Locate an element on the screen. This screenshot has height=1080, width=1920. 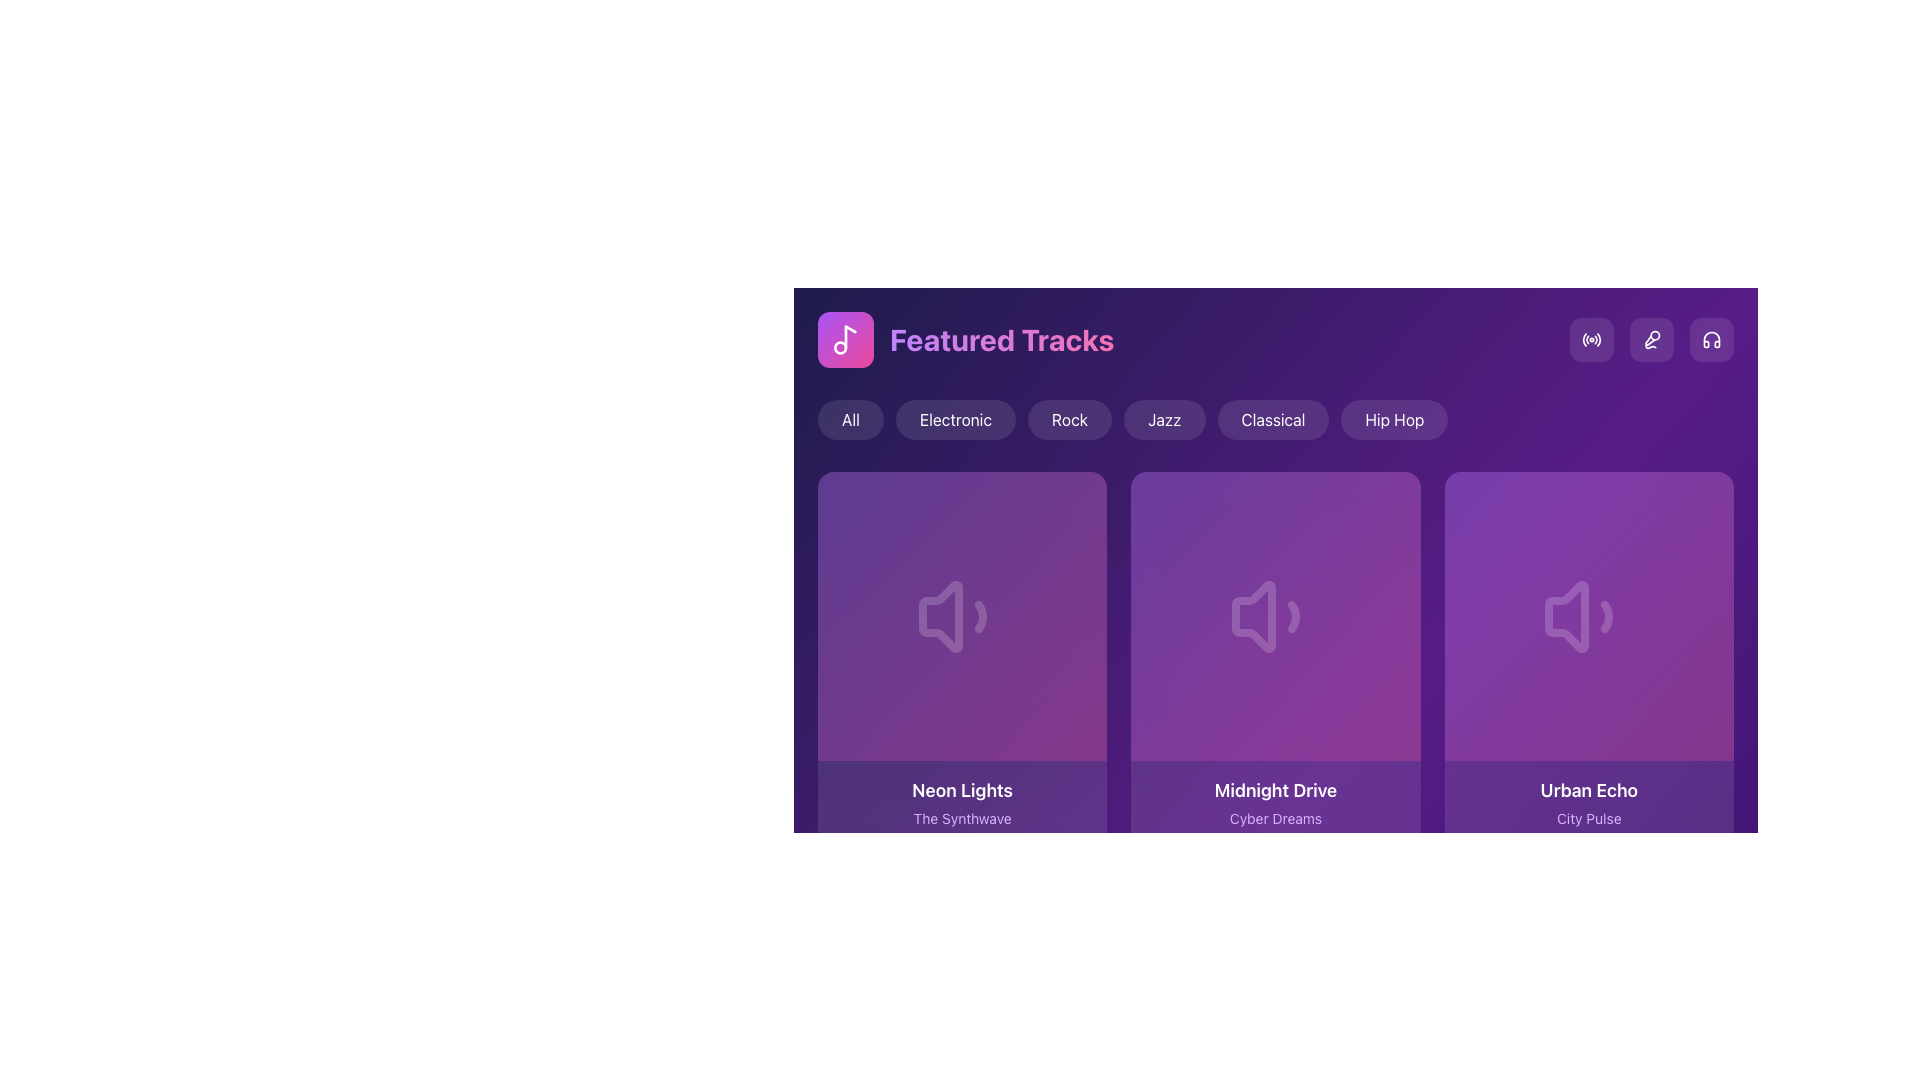
the icon-based button representing vocal audio or microphone operations is located at coordinates (1651, 338).